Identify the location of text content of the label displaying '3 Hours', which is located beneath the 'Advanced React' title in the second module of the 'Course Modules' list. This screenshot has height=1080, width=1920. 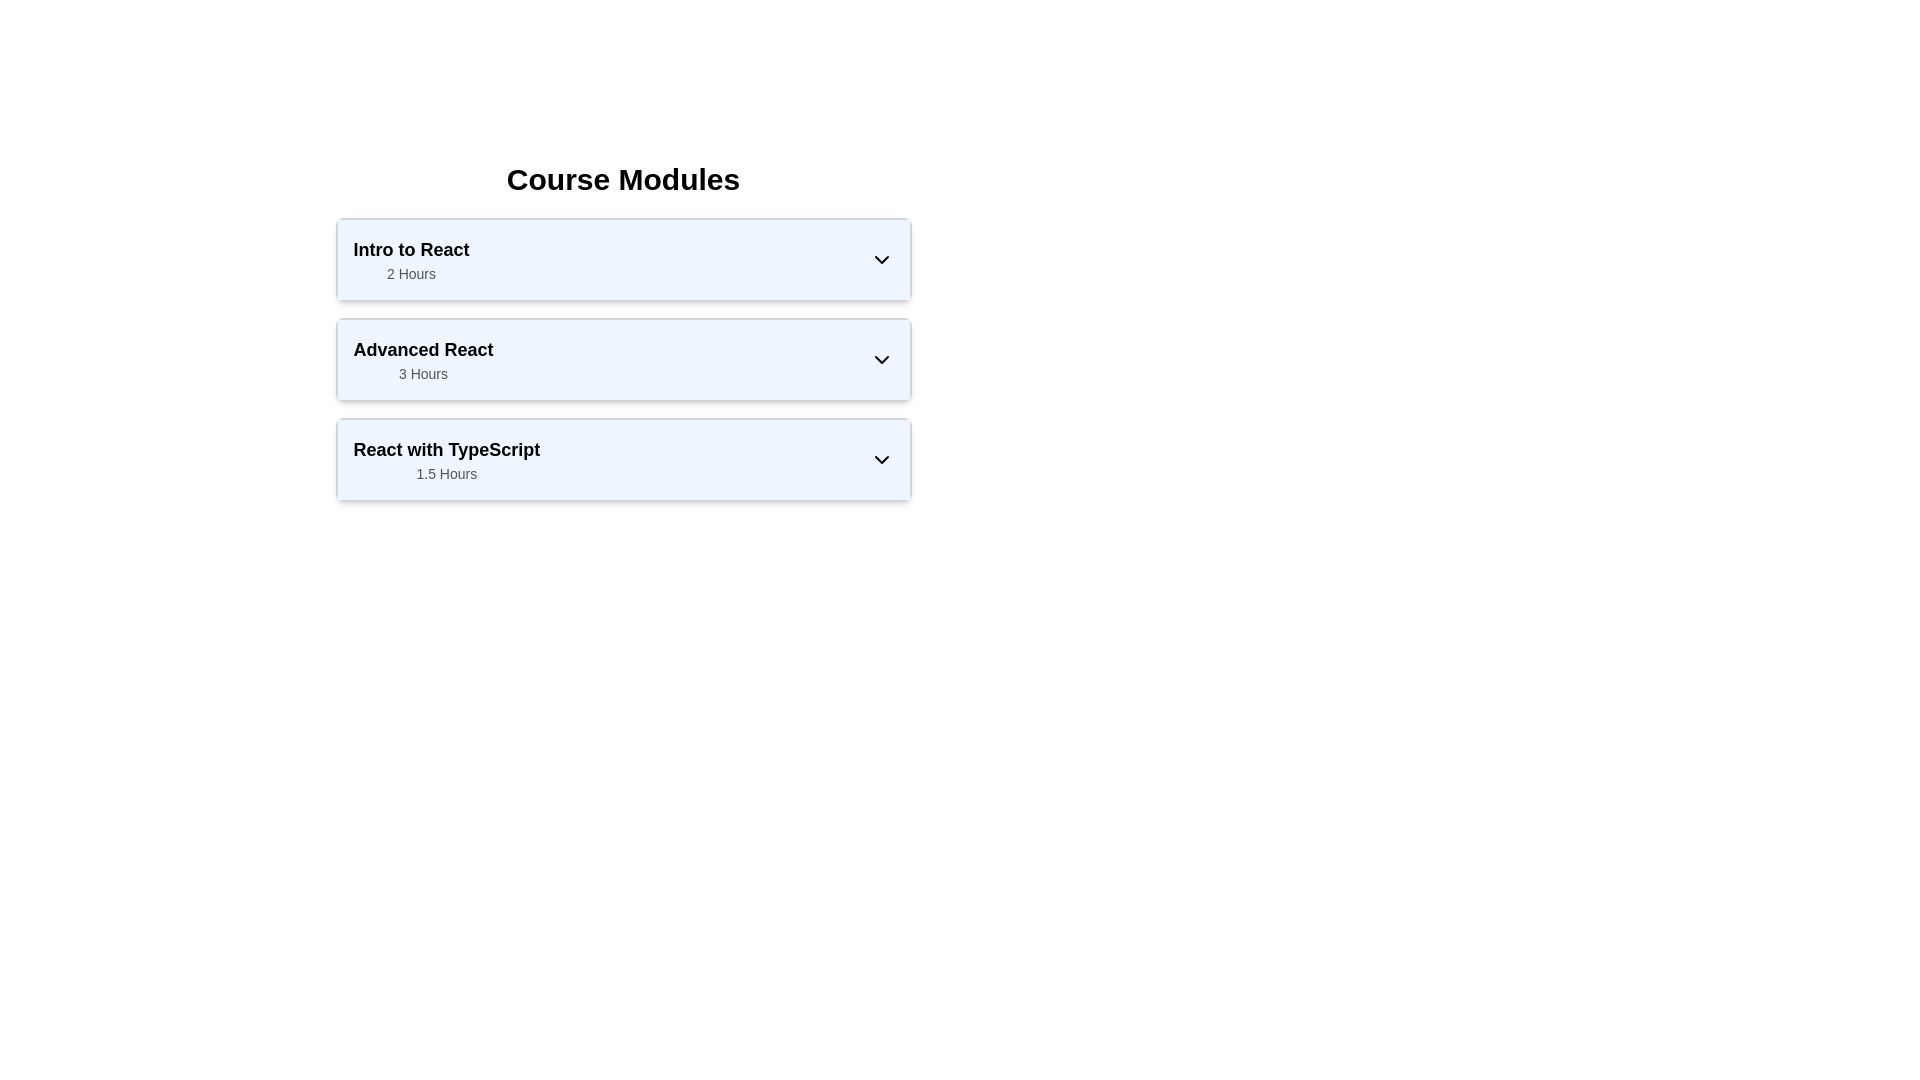
(422, 374).